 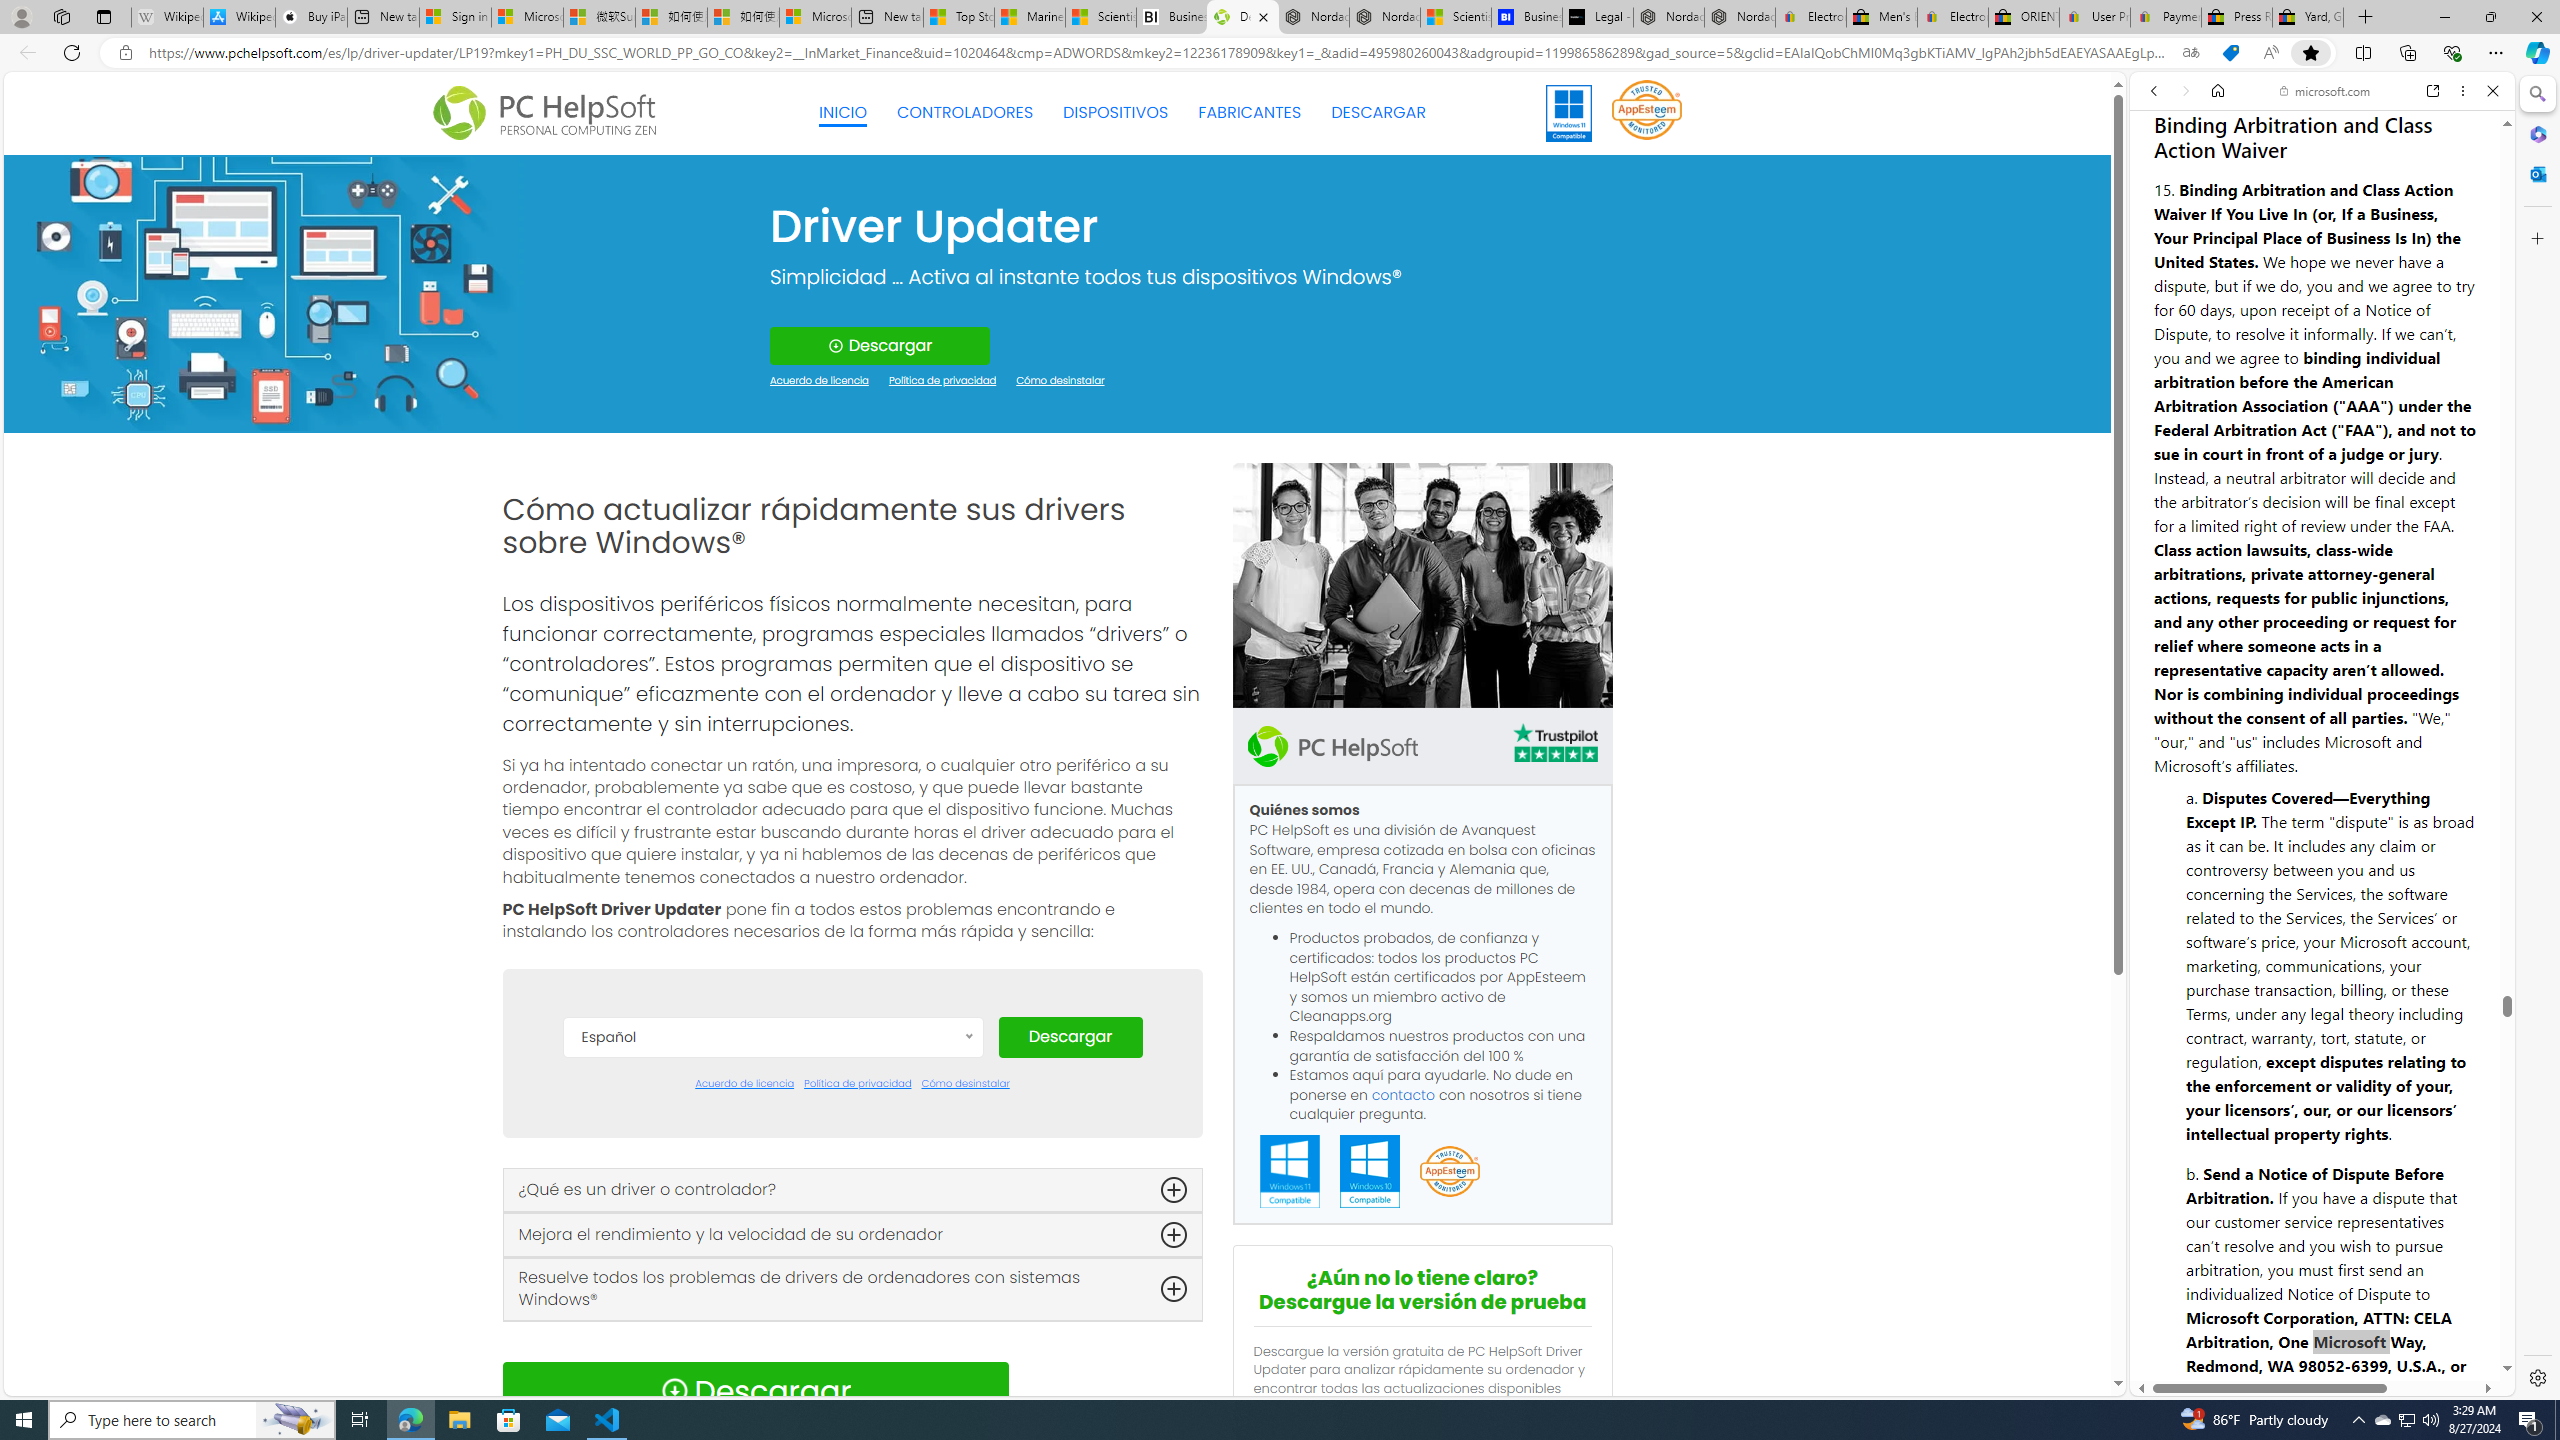 I want to click on 'Windows 10 Compatible', so click(x=1369, y=1171).